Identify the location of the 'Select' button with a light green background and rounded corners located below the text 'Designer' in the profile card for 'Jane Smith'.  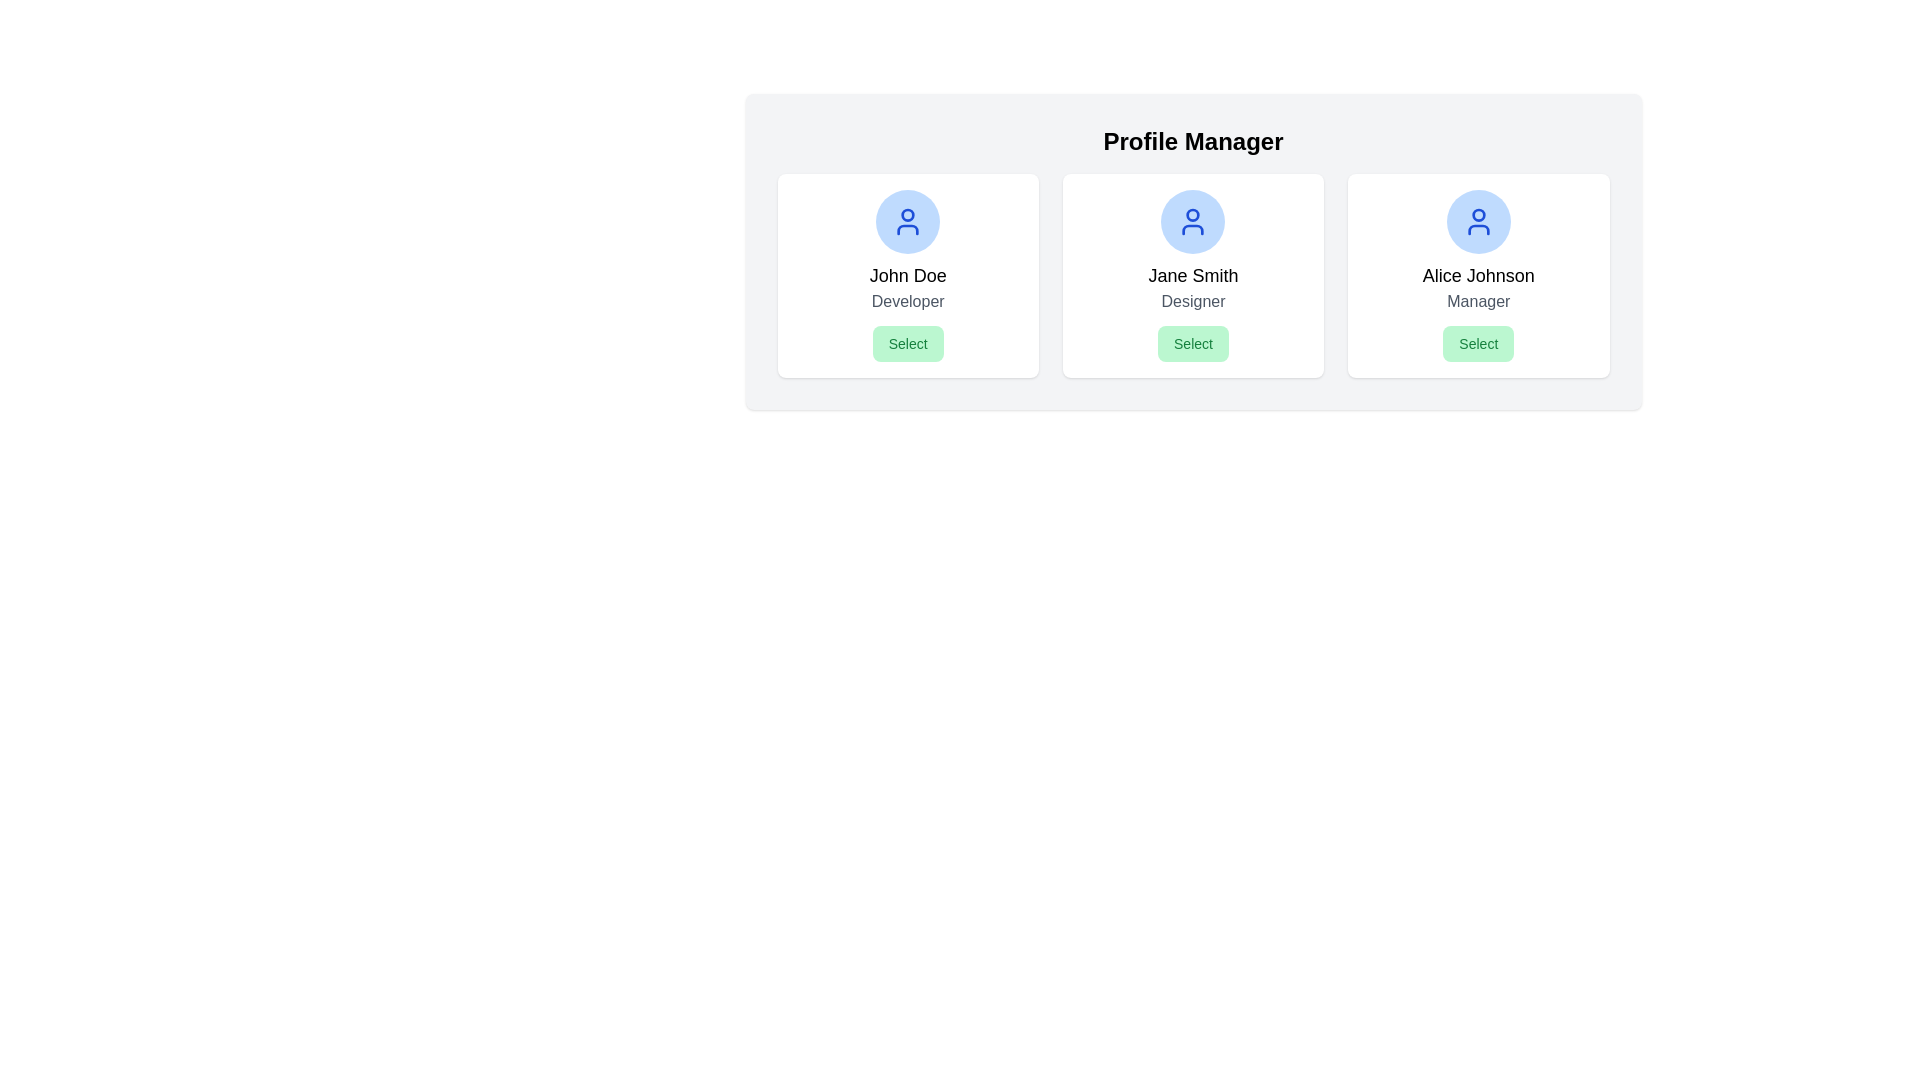
(1193, 342).